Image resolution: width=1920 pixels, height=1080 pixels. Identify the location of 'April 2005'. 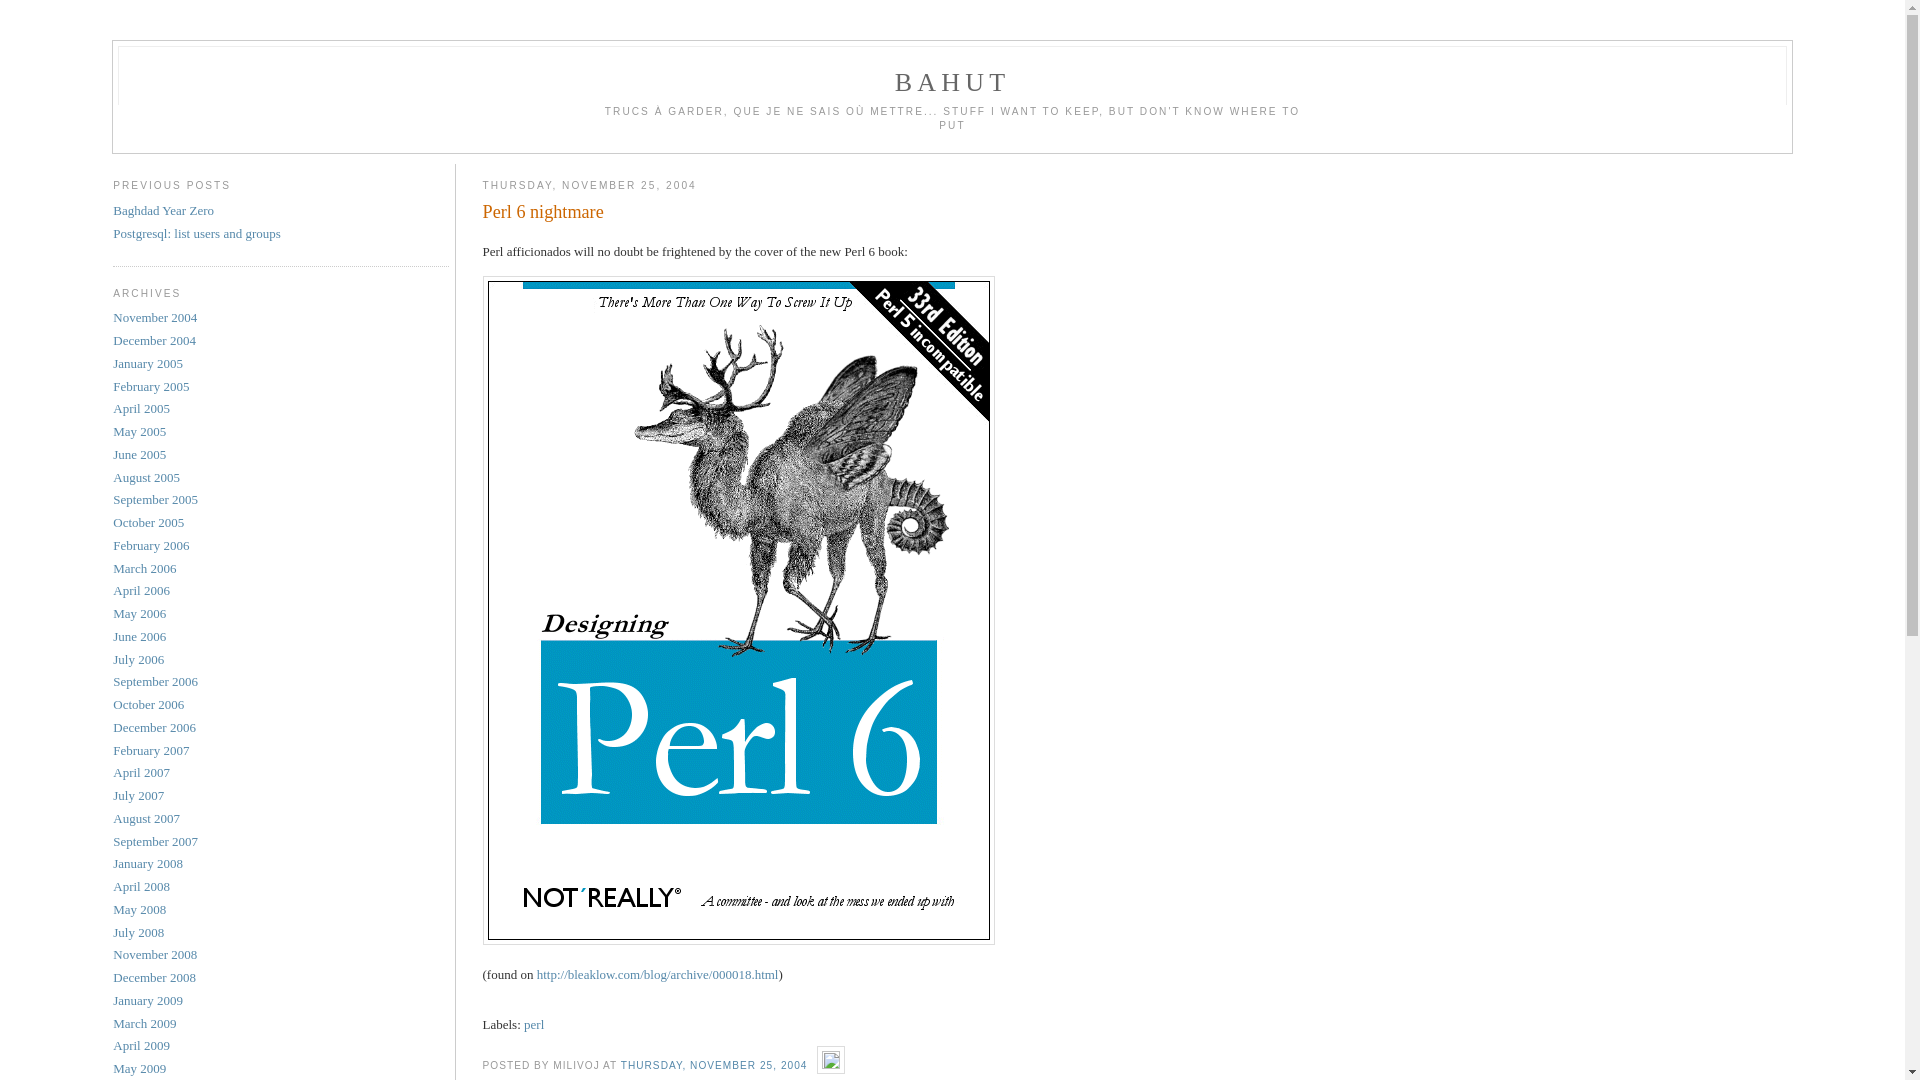
(140, 407).